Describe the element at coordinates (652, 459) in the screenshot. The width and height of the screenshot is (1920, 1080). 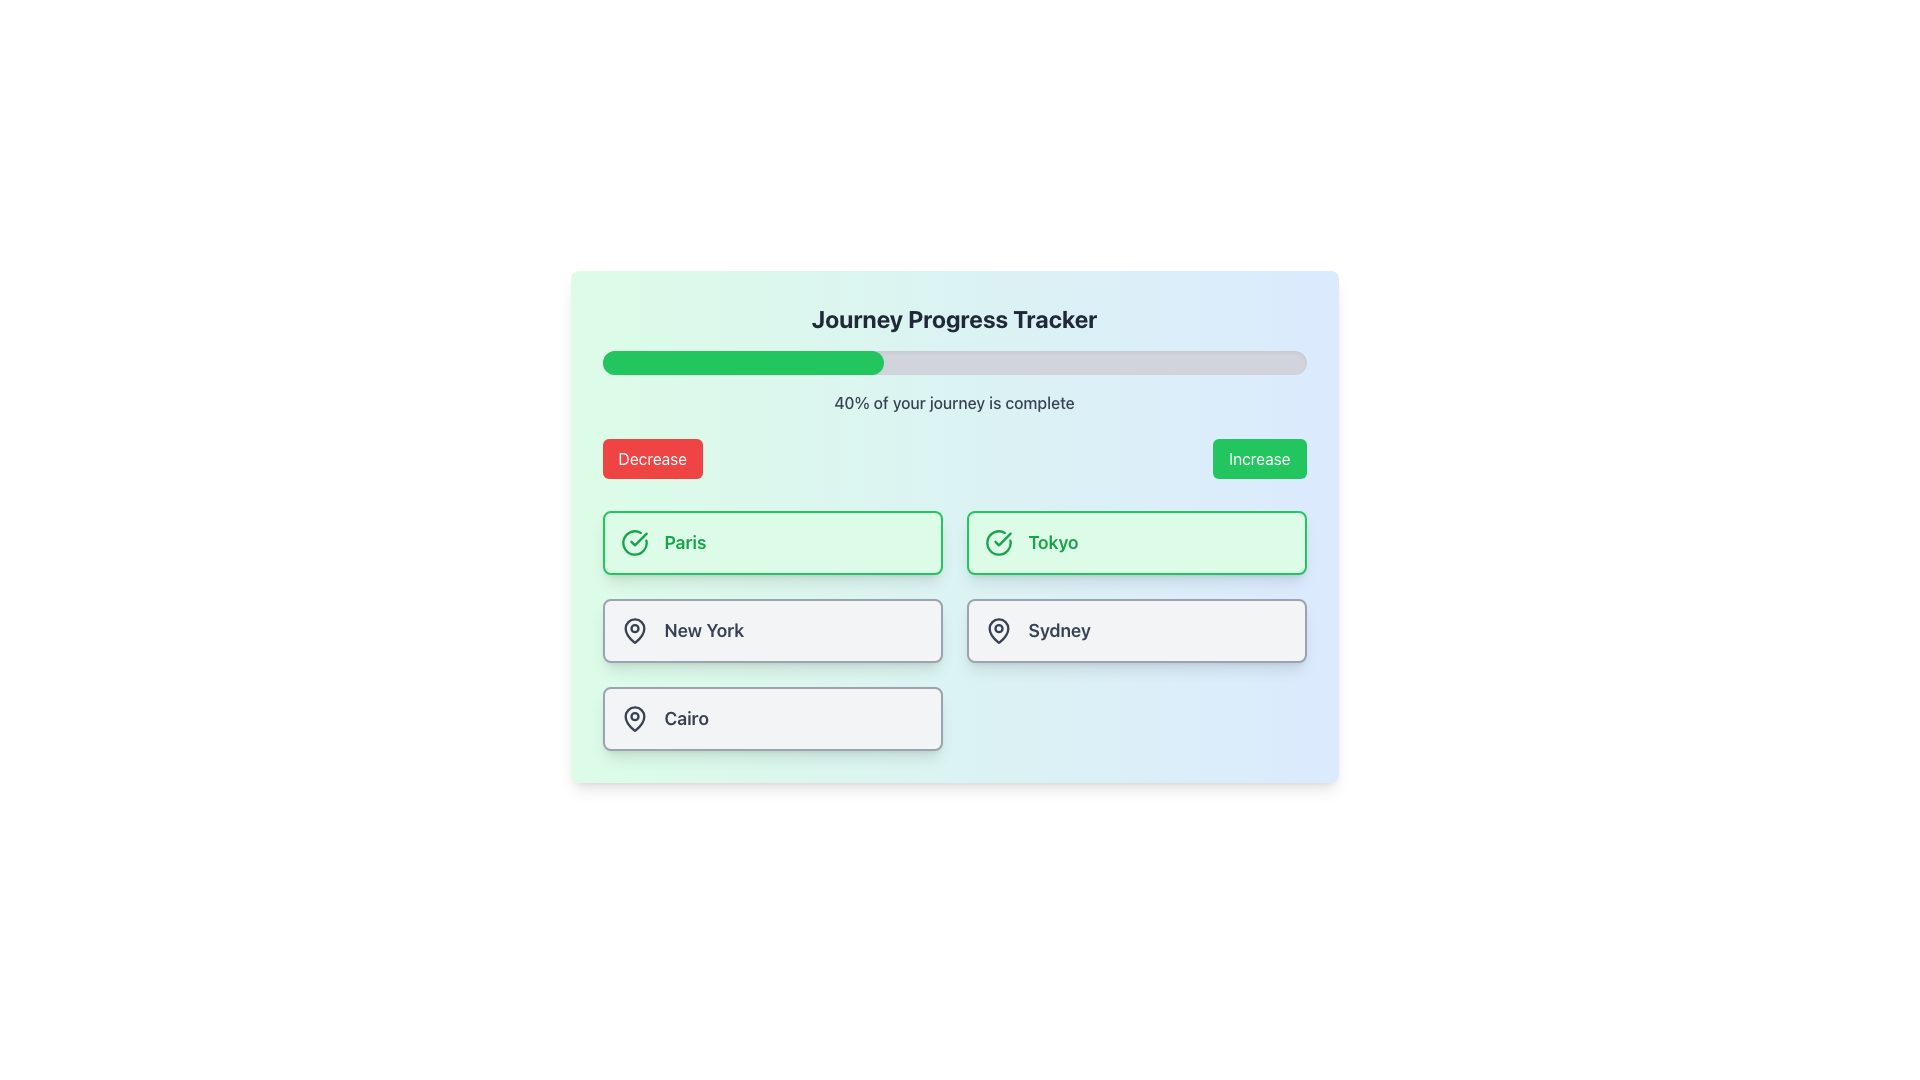
I see `the 'Decrease' button located on the left side of the horizontal button pair` at that location.